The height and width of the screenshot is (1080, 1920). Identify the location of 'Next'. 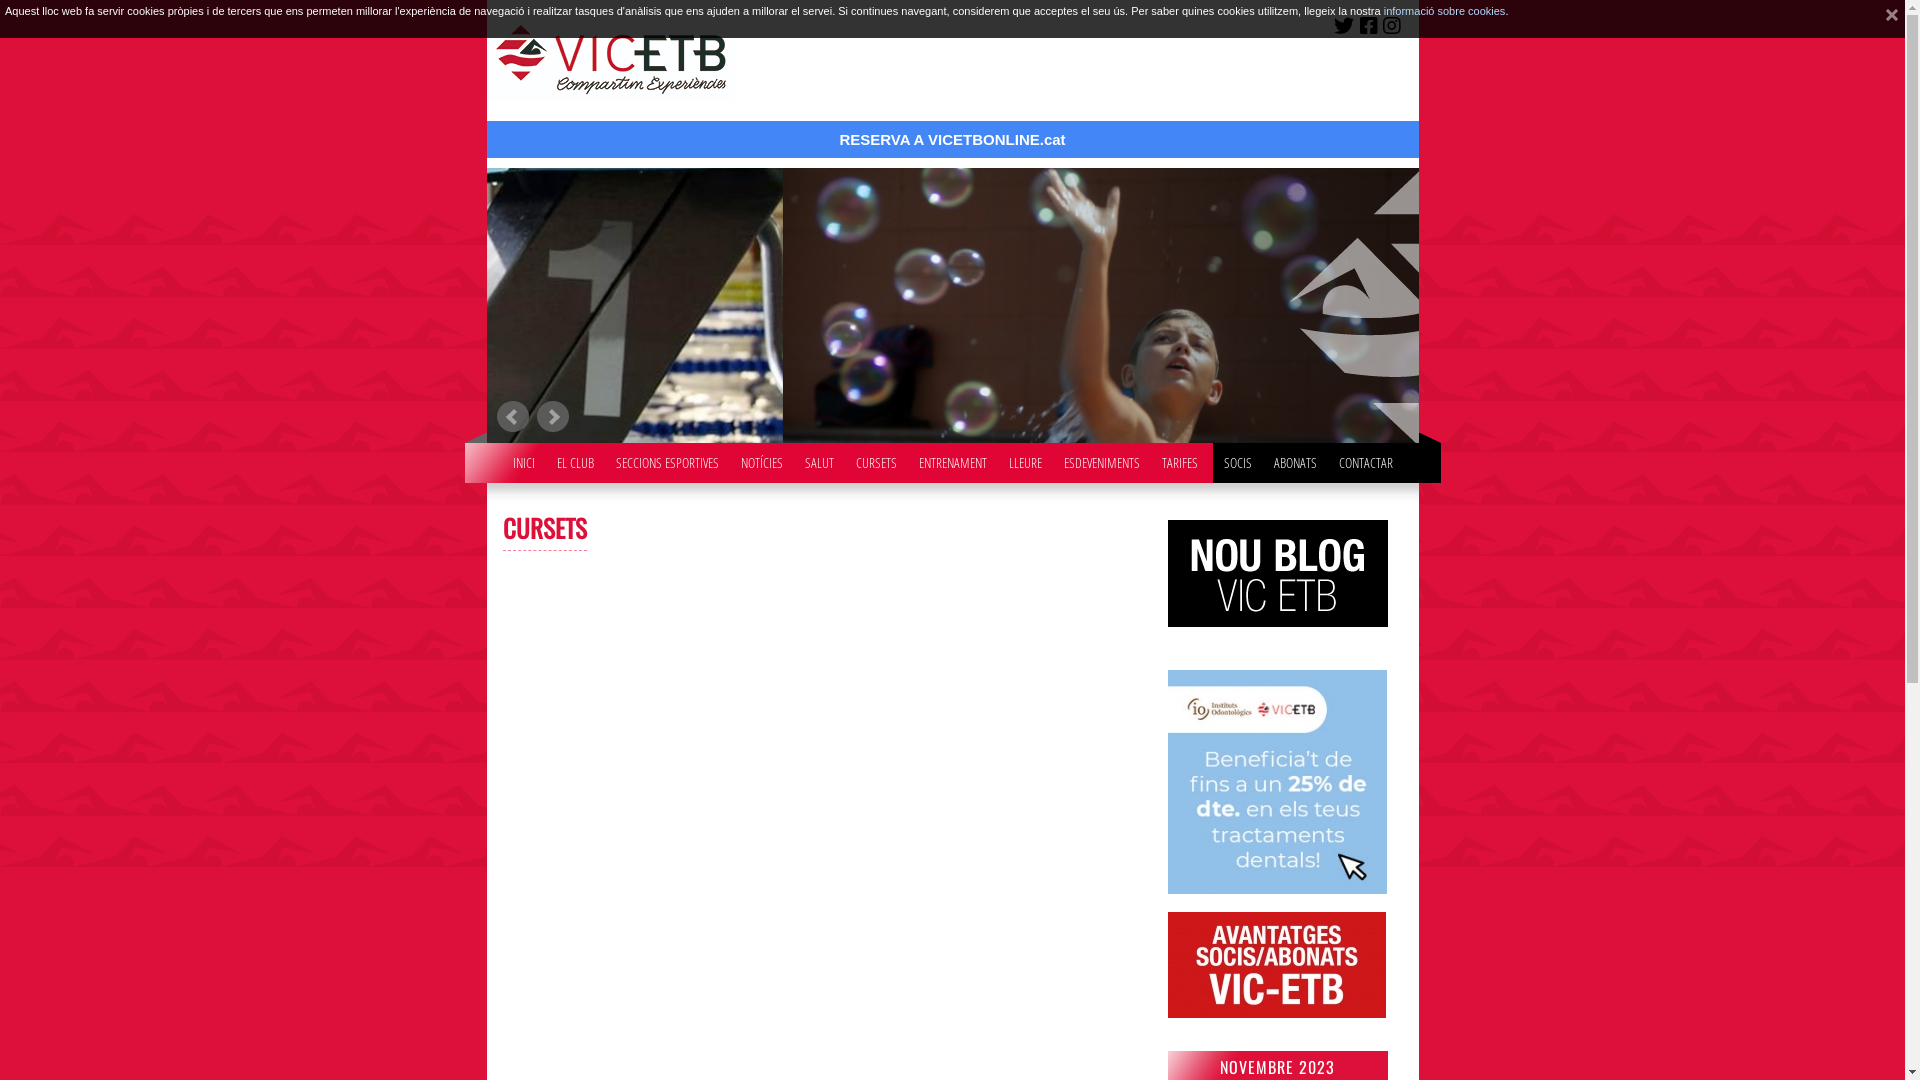
(552, 415).